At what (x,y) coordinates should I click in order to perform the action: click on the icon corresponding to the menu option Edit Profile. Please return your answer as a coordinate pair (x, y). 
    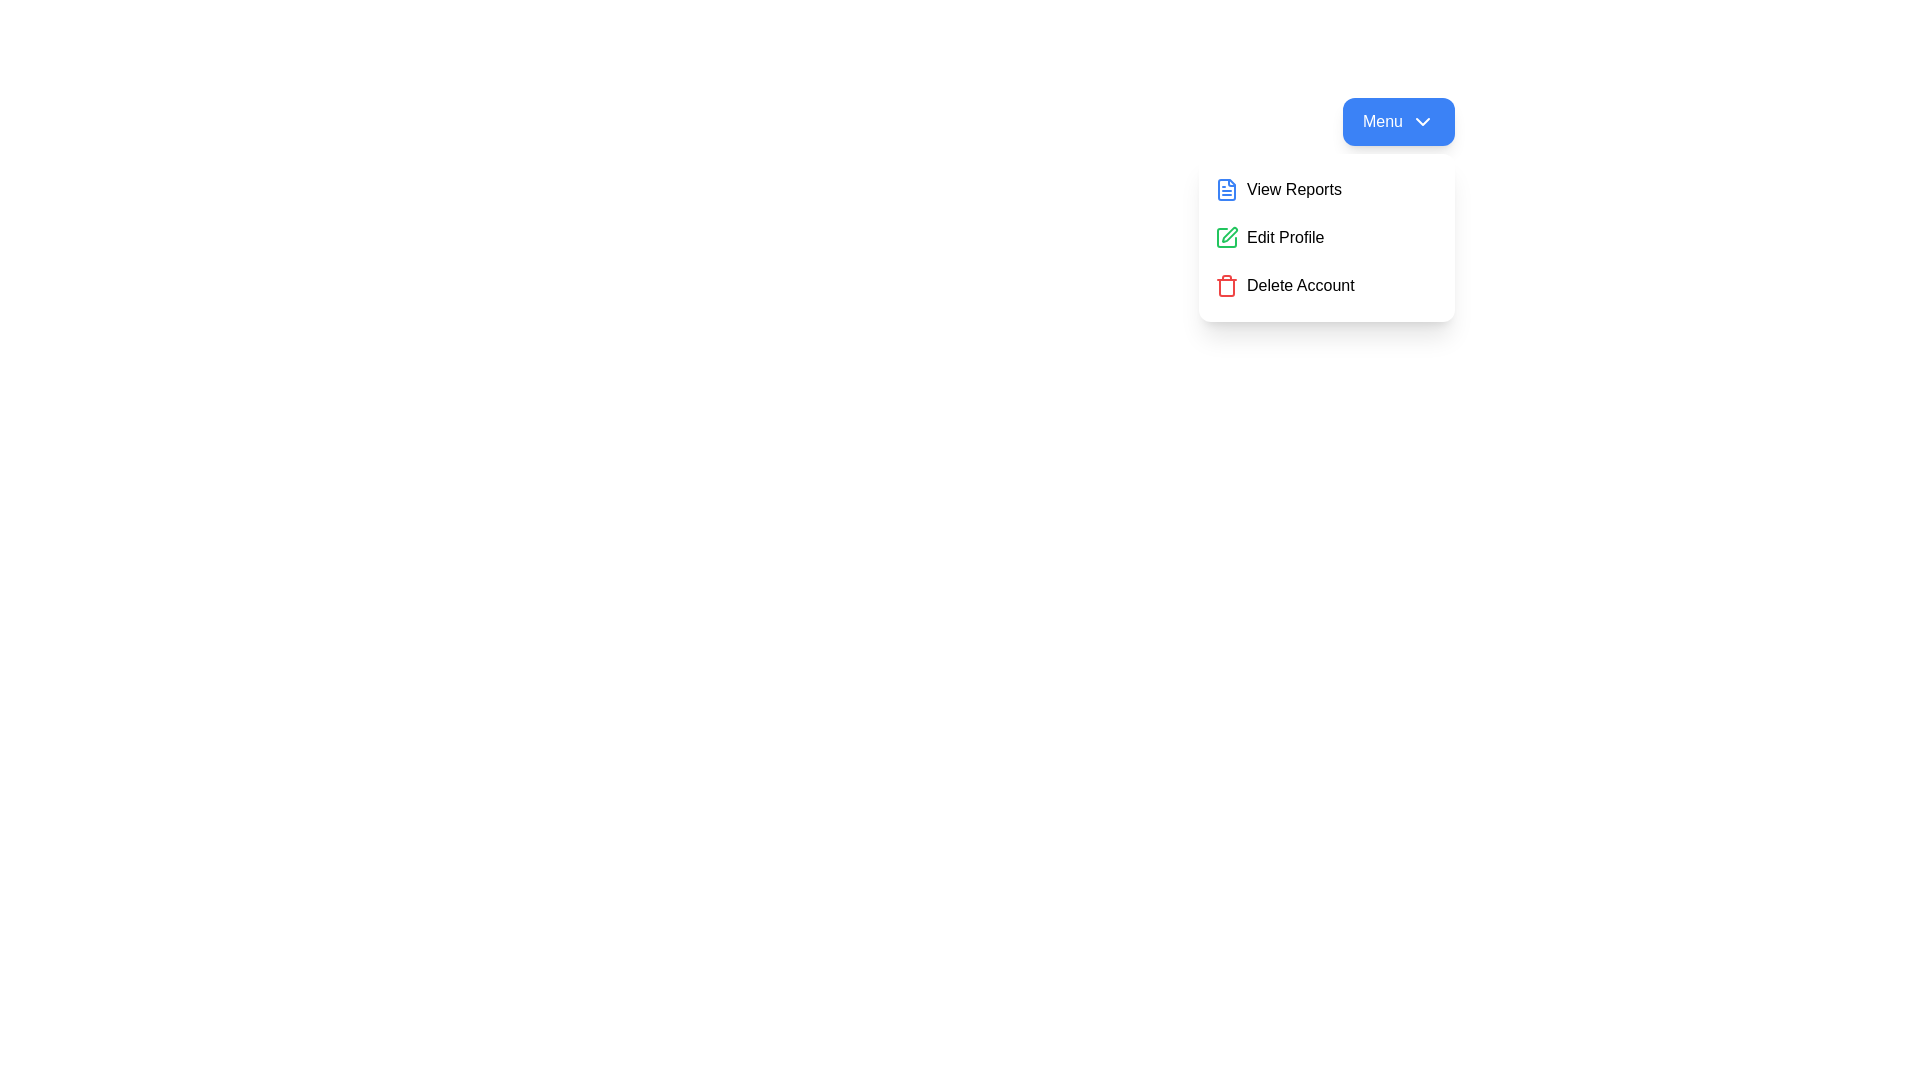
    Looking at the image, I should click on (1226, 237).